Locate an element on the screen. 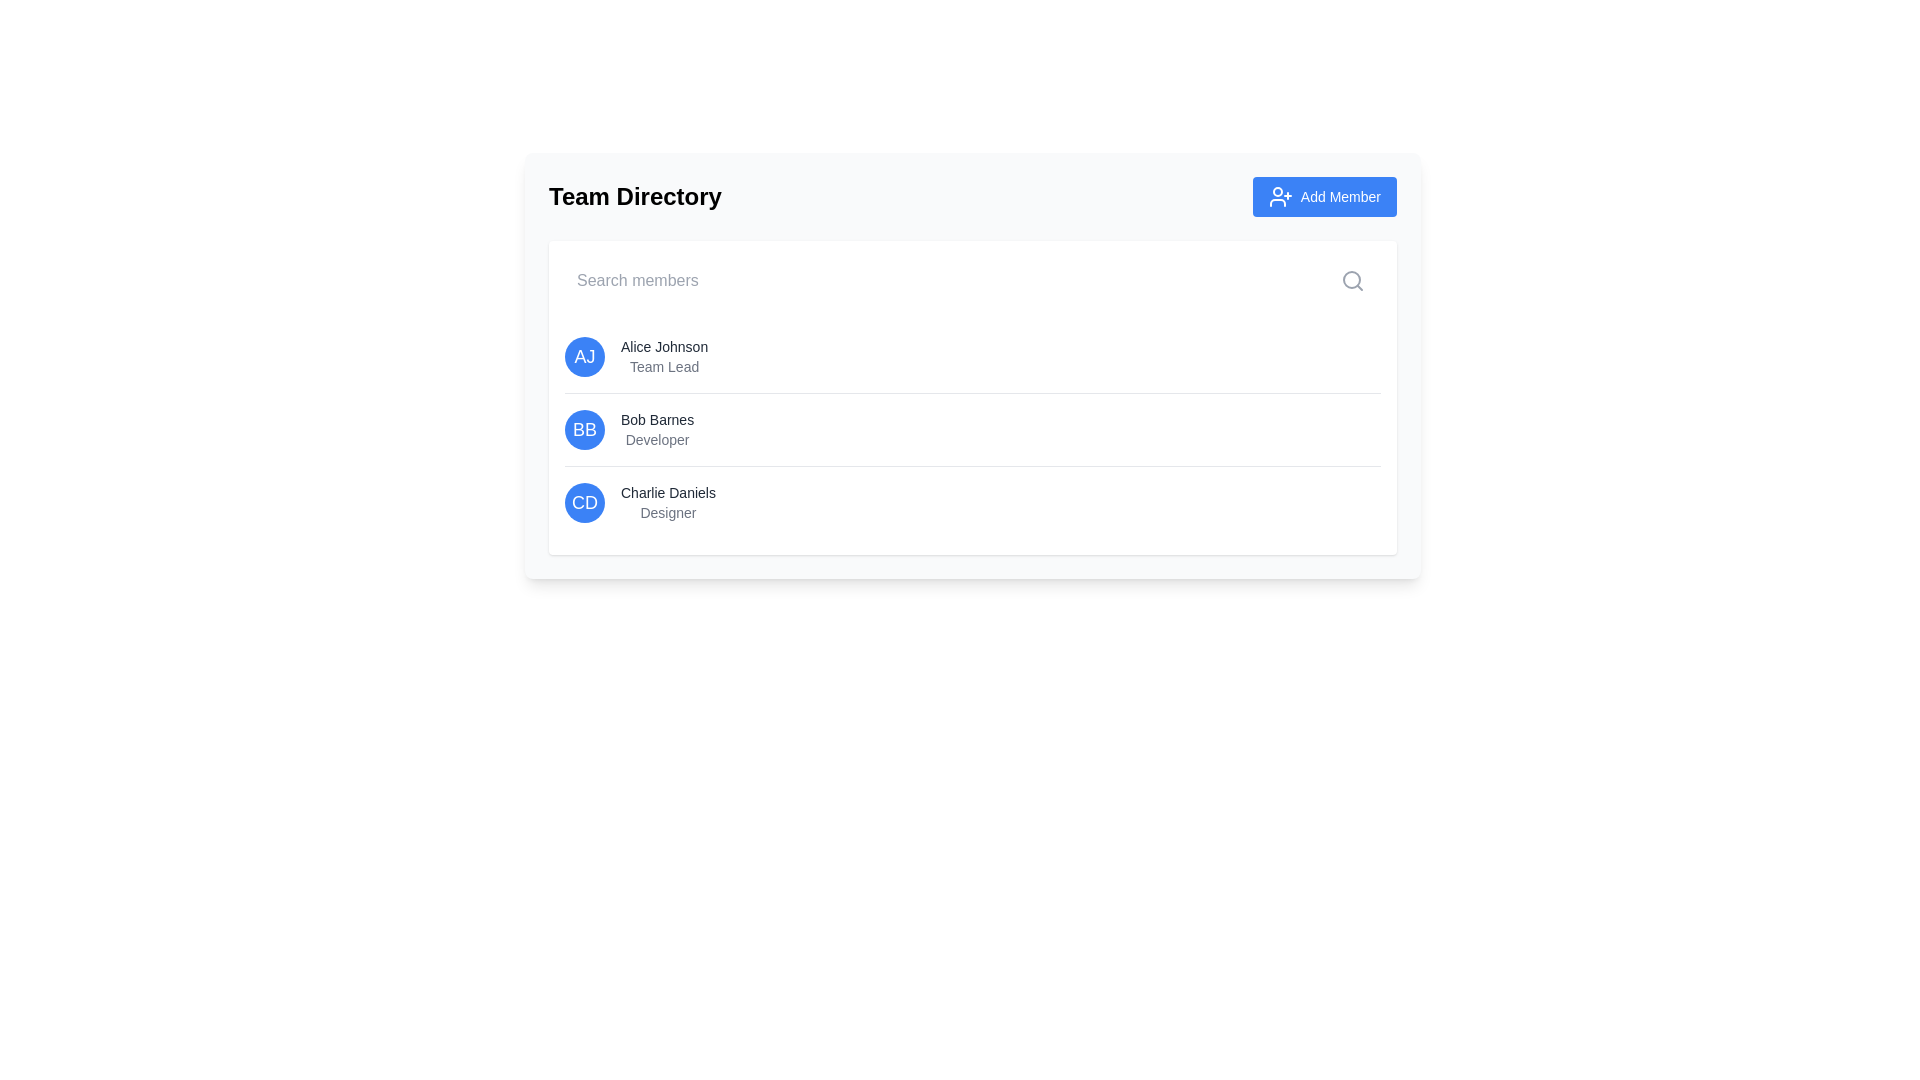 The height and width of the screenshot is (1080, 1920). the text label identifying Bob Barnes, a Developer, in the Team Directory interface is located at coordinates (657, 419).